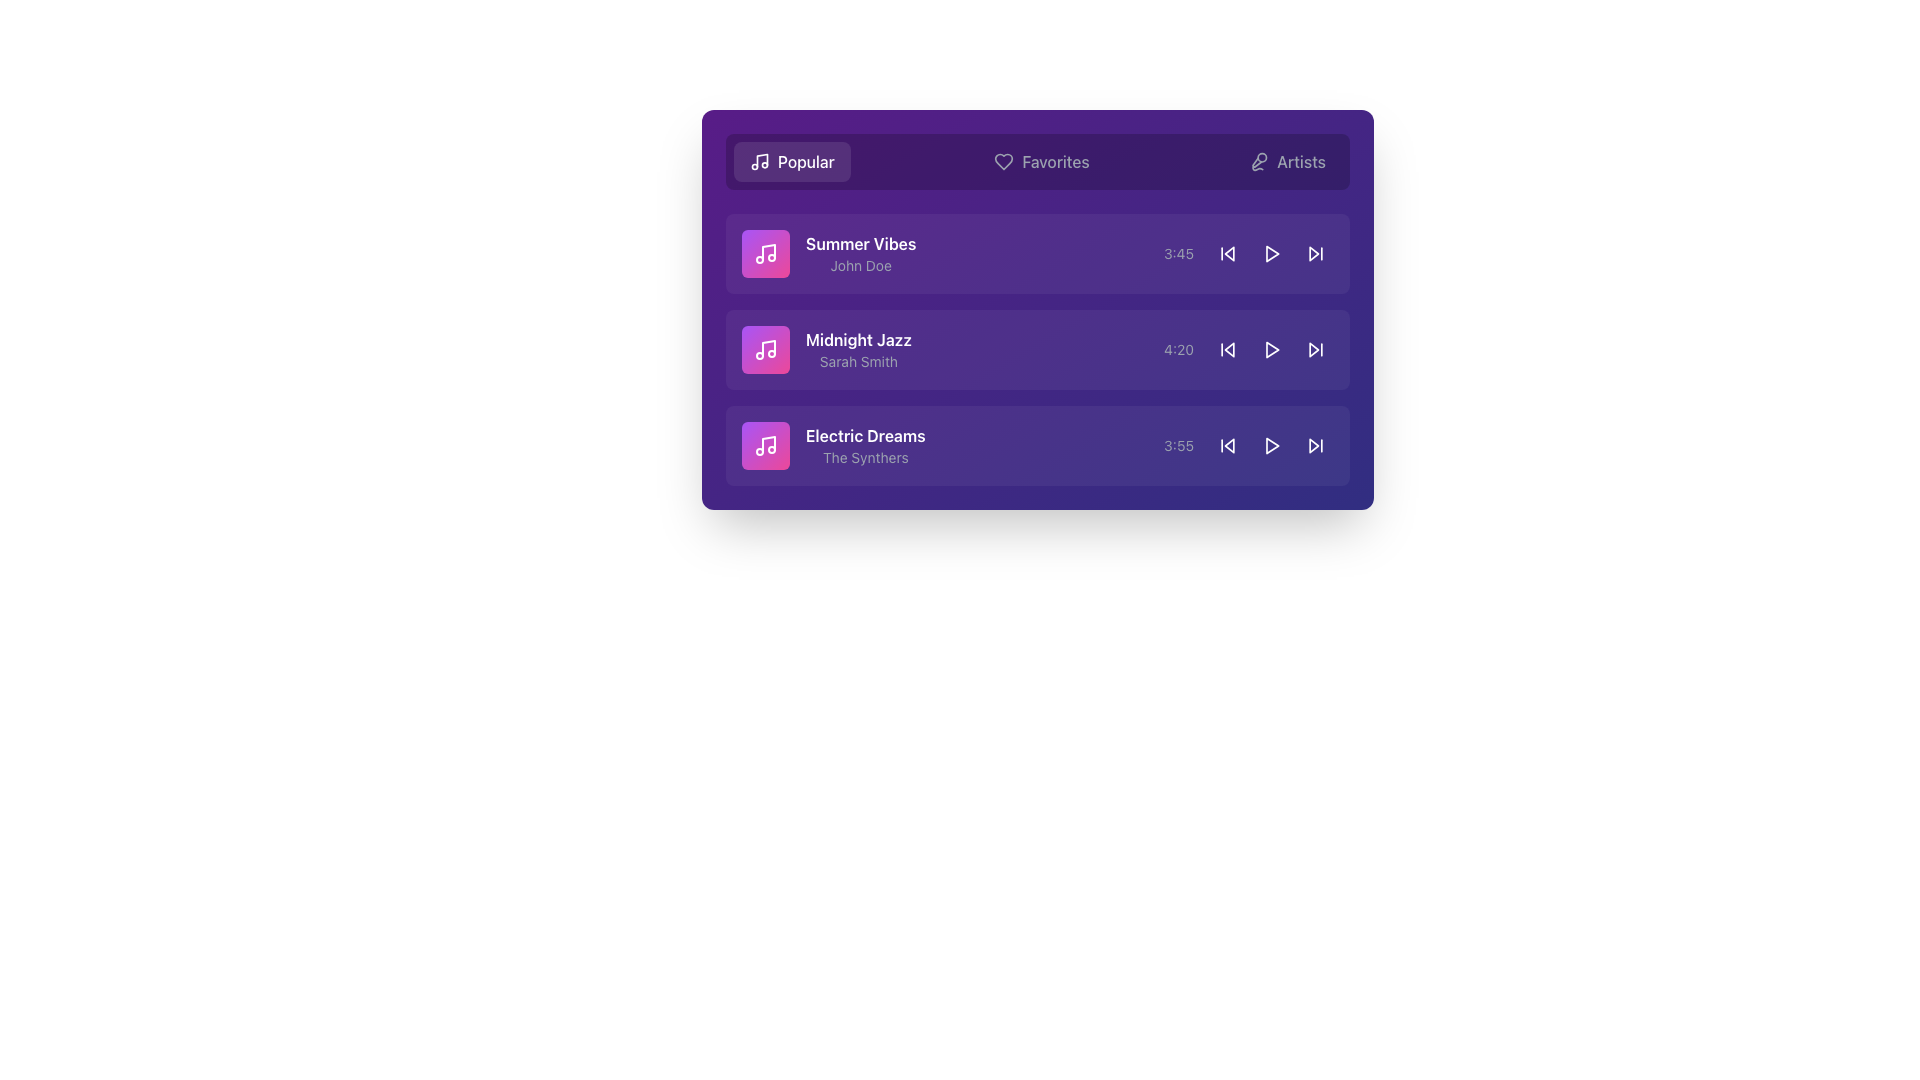 The height and width of the screenshot is (1080, 1920). I want to click on text label containing 'Midnight Jazz' and 'Sarah Smith', which is located within the second item of a list of music tracks, positioned between 'Summer Vibes' and 'Electric Dreams', so click(859, 349).